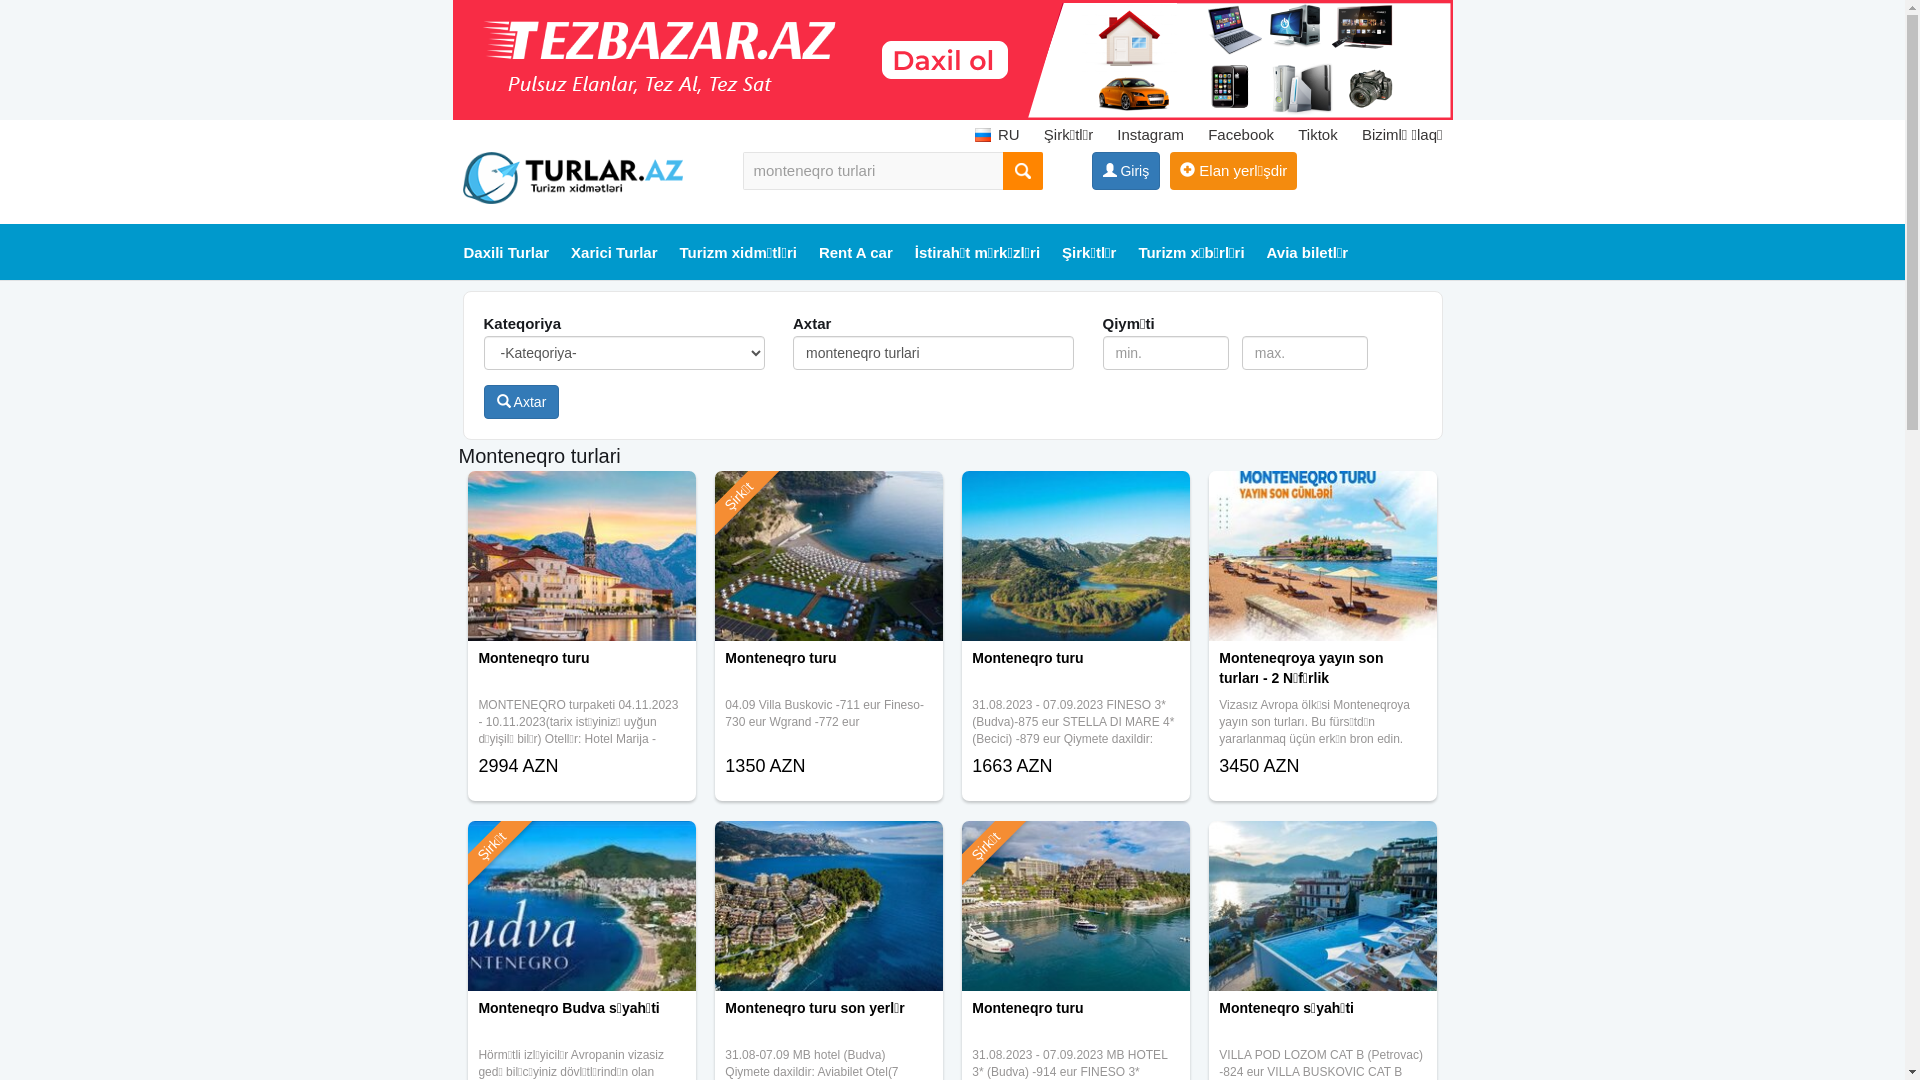 The width and height of the screenshot is (1920, 1080). What do you see at coordinates (1102, 352) in the screenshot?
I see `'min.'` at bounding box center [1102, 352].